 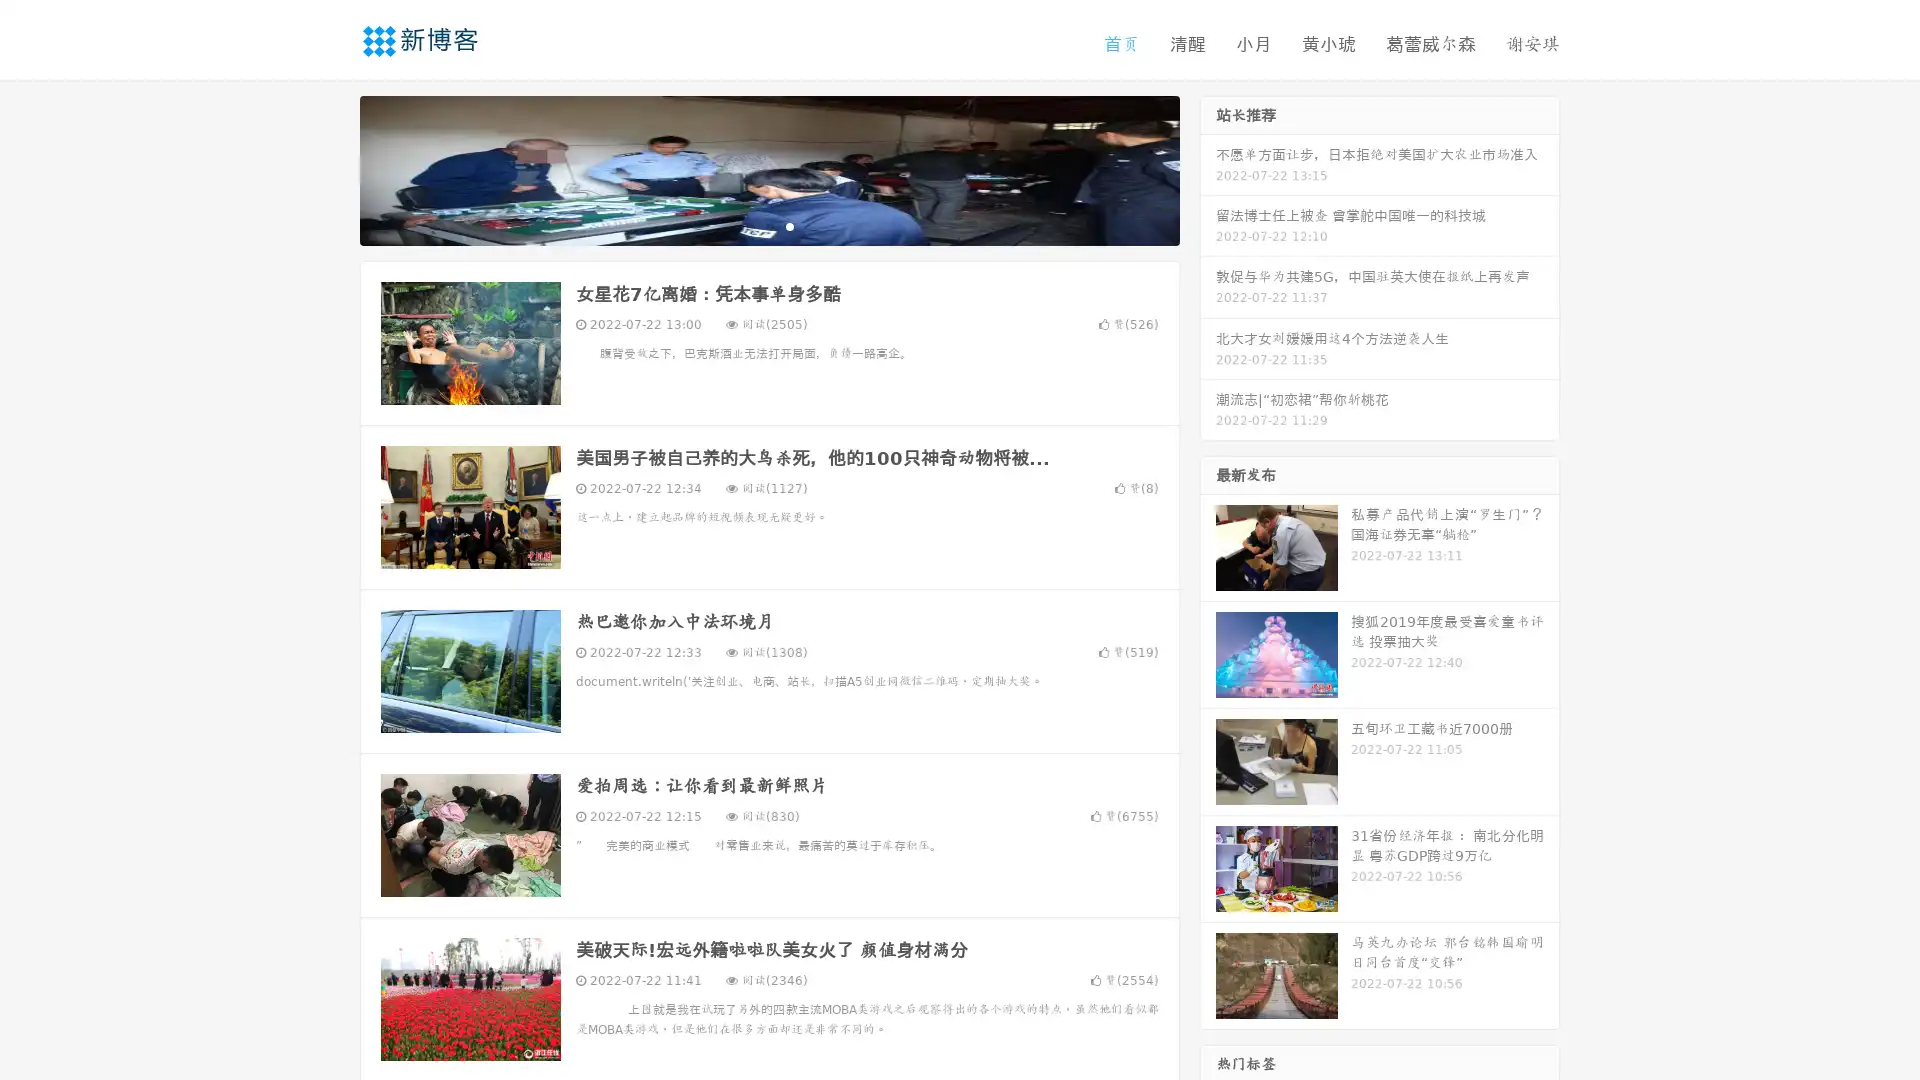 I want to click on Next slide, so click(x=1208, y=168).